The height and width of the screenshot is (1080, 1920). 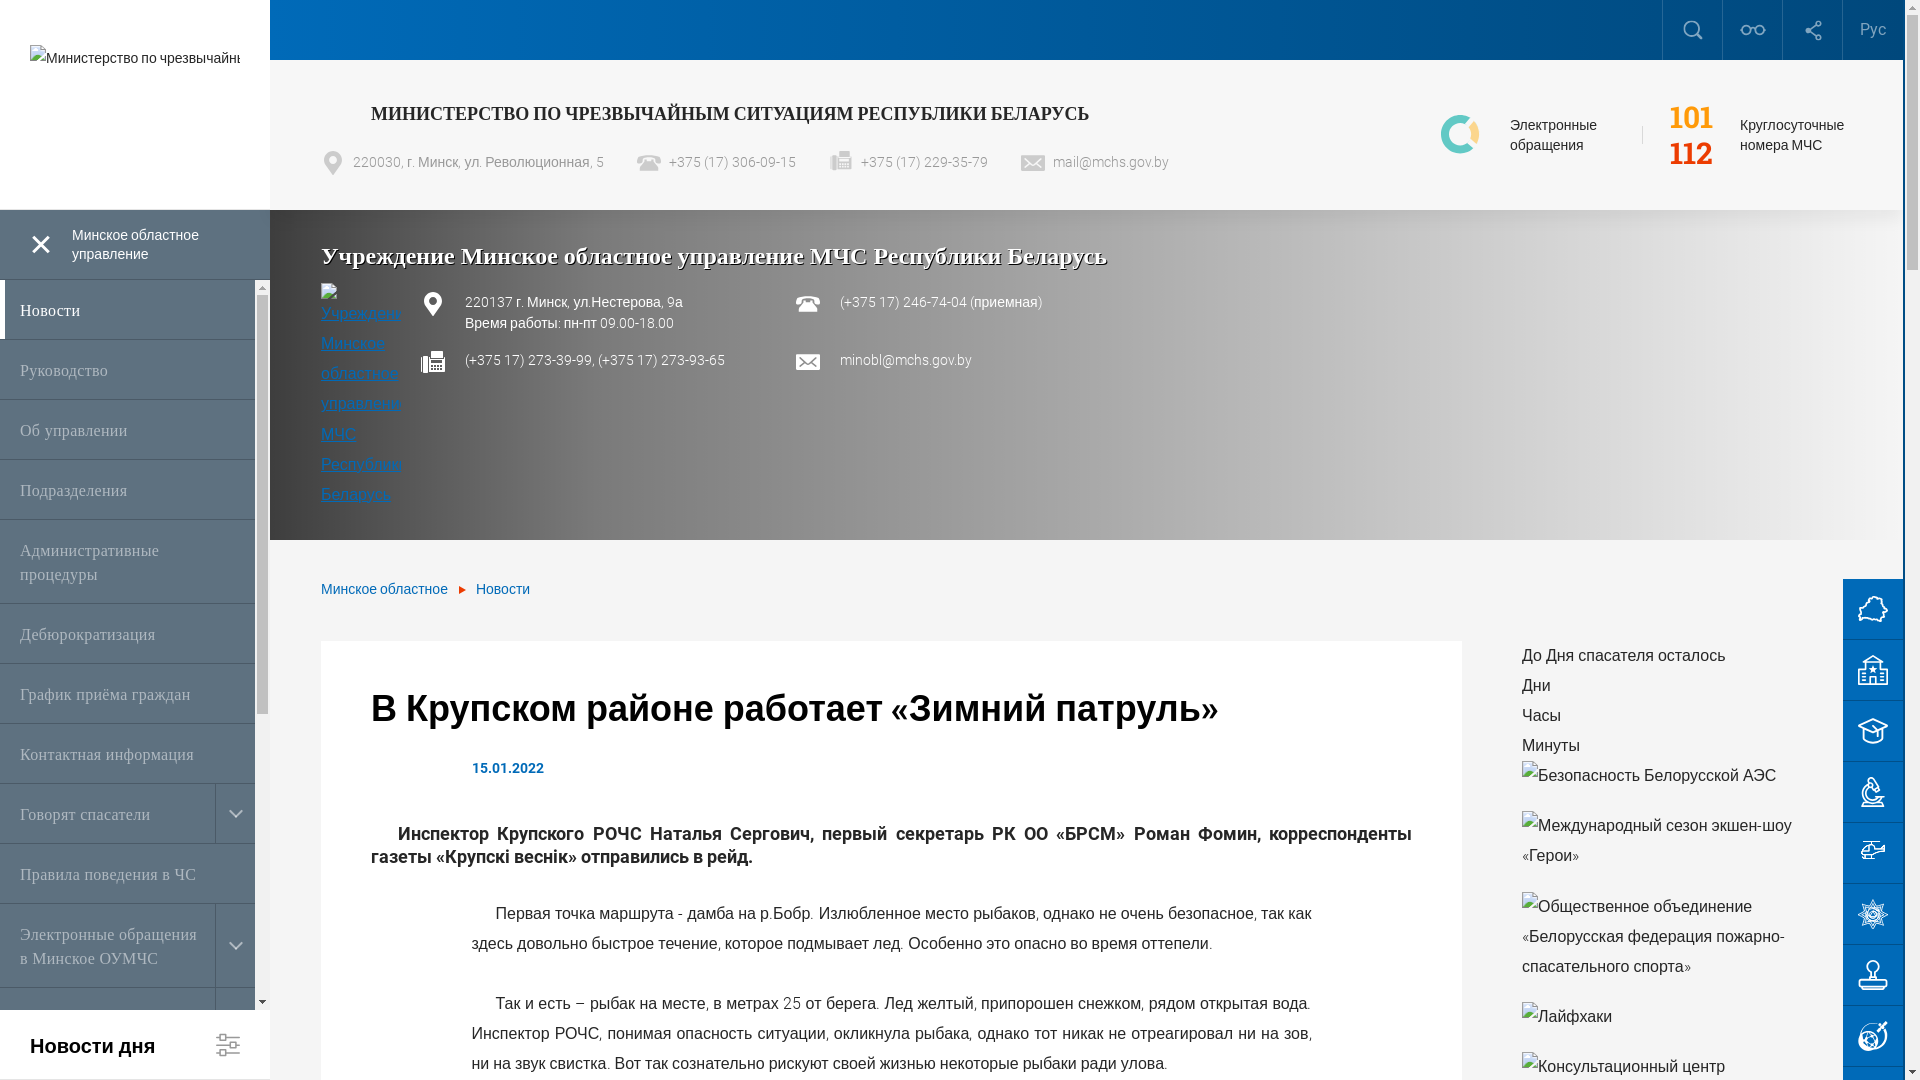 What do you see at coordinates (907, 161) in the screenshot?
I see `'+375 (17) 229-35-79'` at bounding box center [907, 161].